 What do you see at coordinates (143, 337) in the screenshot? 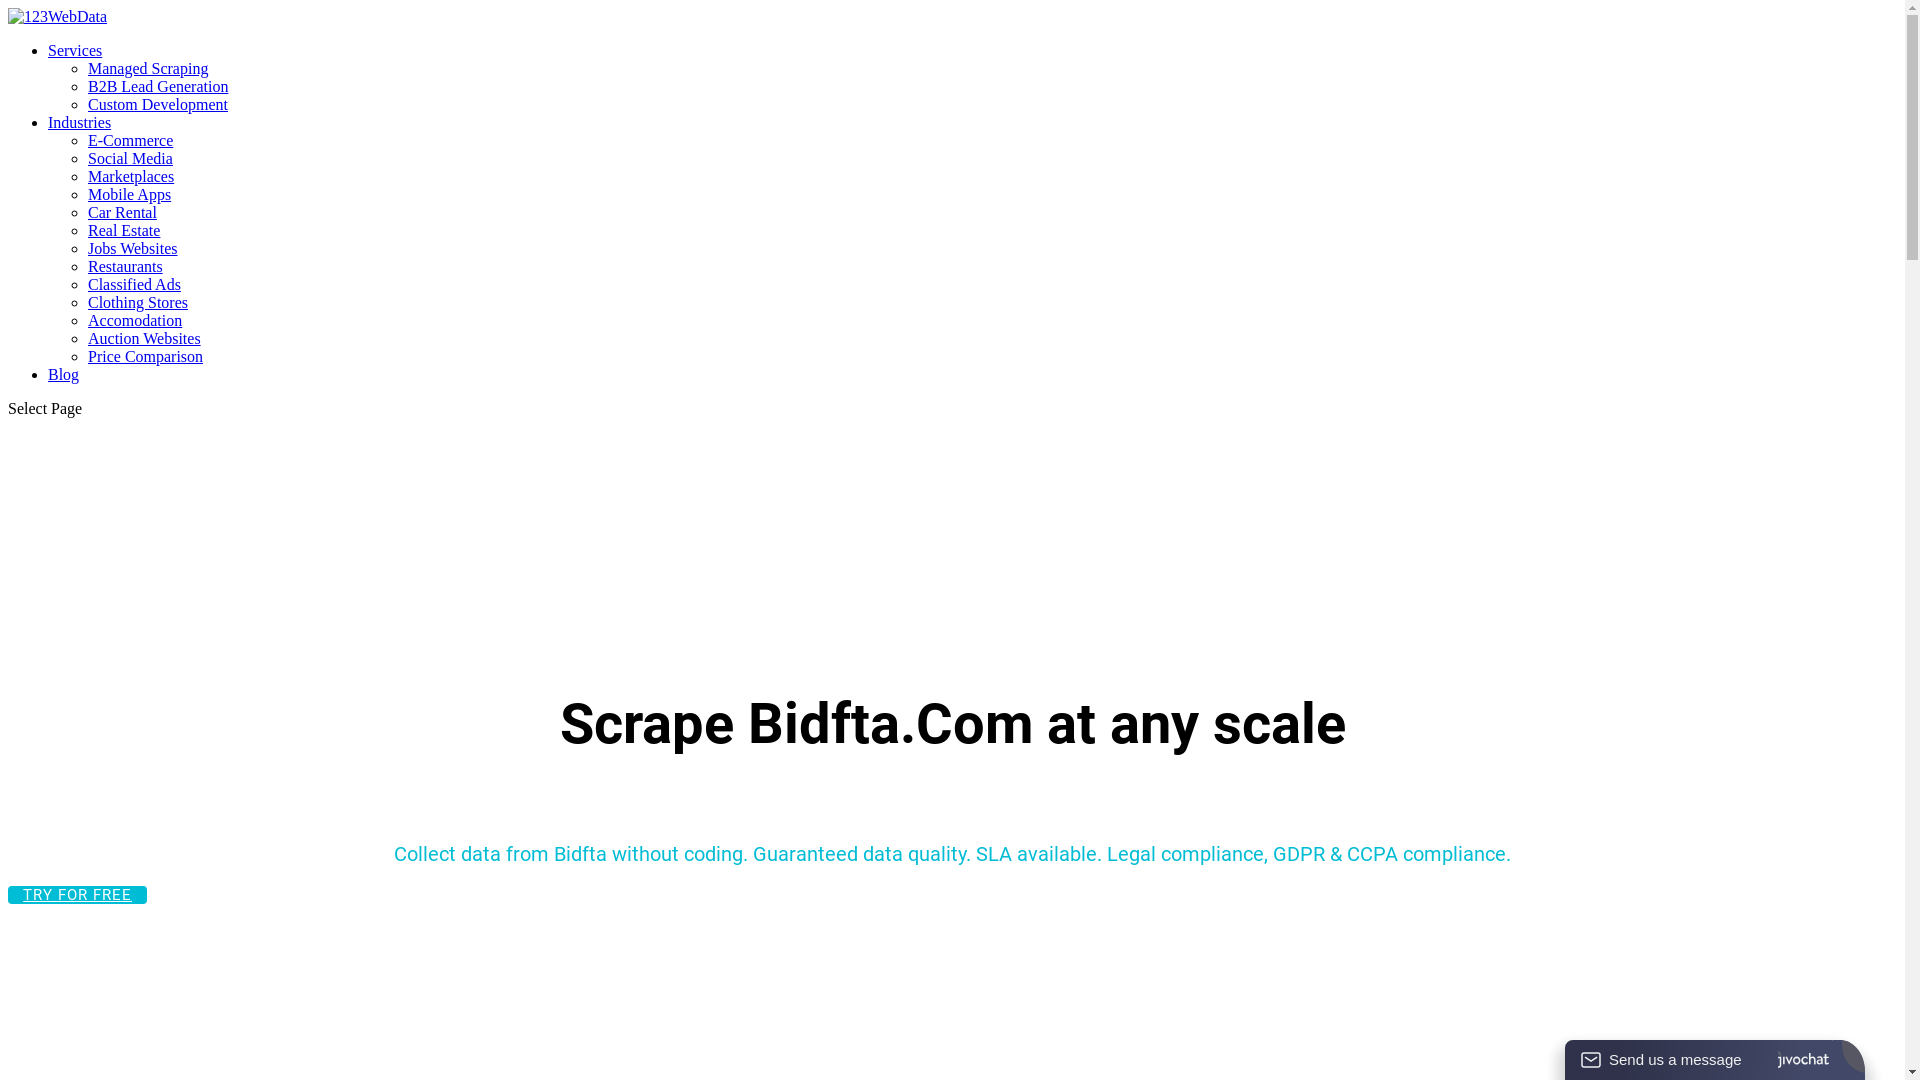
I see `'Auction Websites'` at bounding box center [143, 337].